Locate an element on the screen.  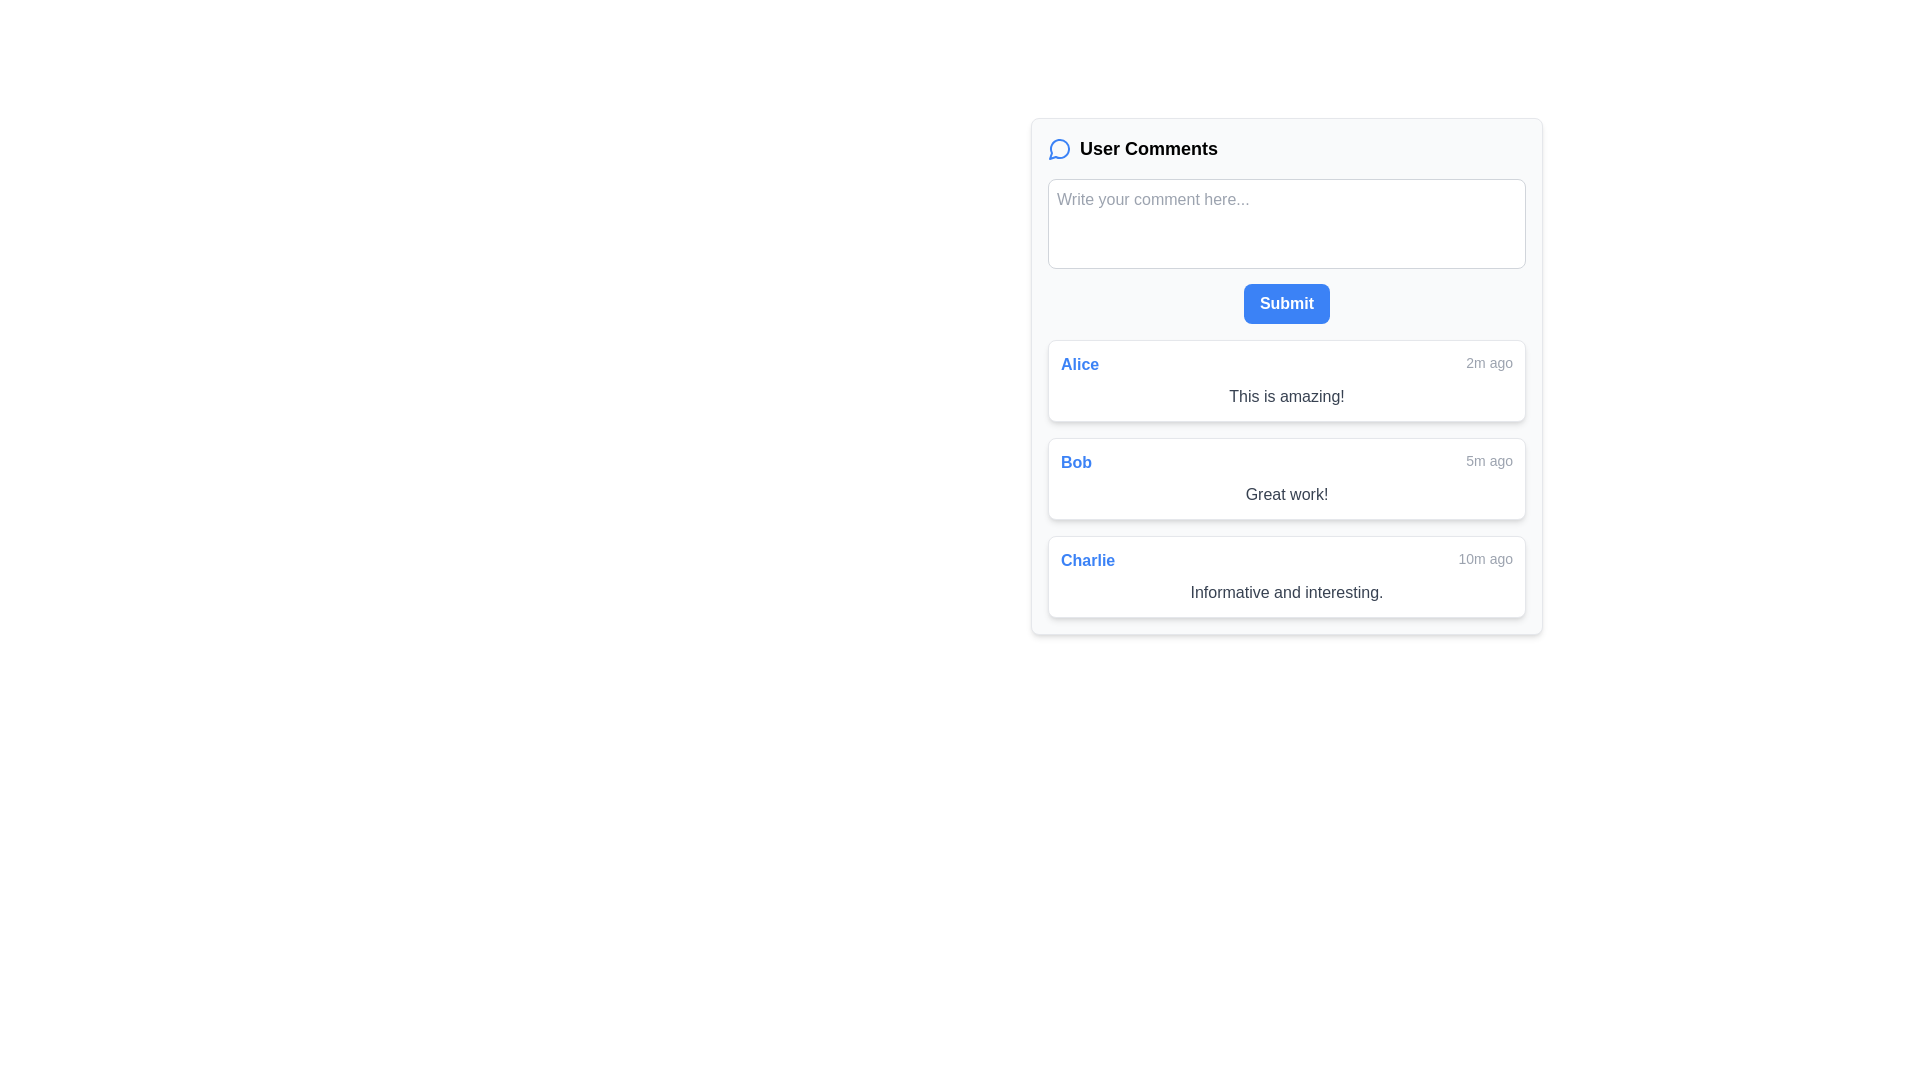
the Text label element that serves as the section title for the user comment section, located next to a speech bubble icon is located at coordinates (1148, 148).